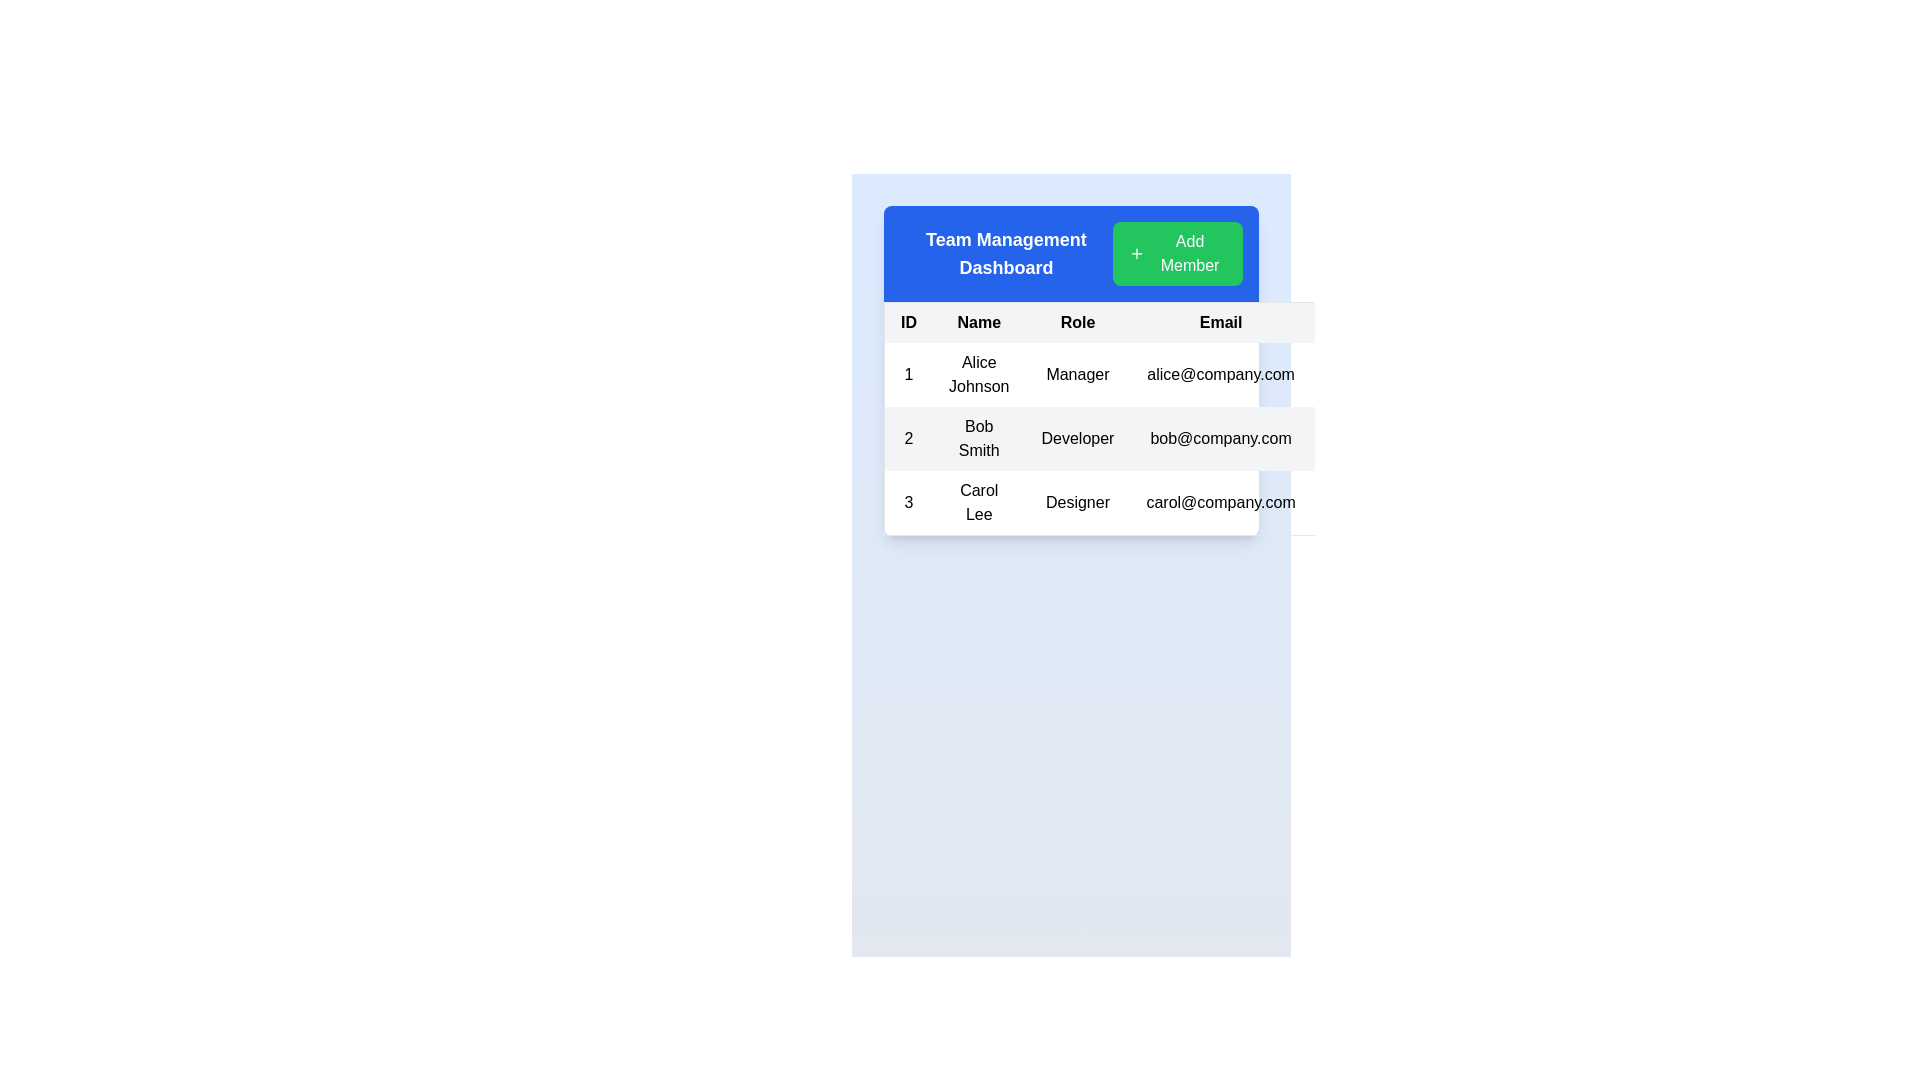 The height and width of the screenshot is (1080, 1920). What do you see at coordinates (979, 438) in the screenshot?
I see `the user name text element located in the second row of the table within the 'Name' column, which is flanked by 'Developer' on the right` at bounding box center [979, 438].